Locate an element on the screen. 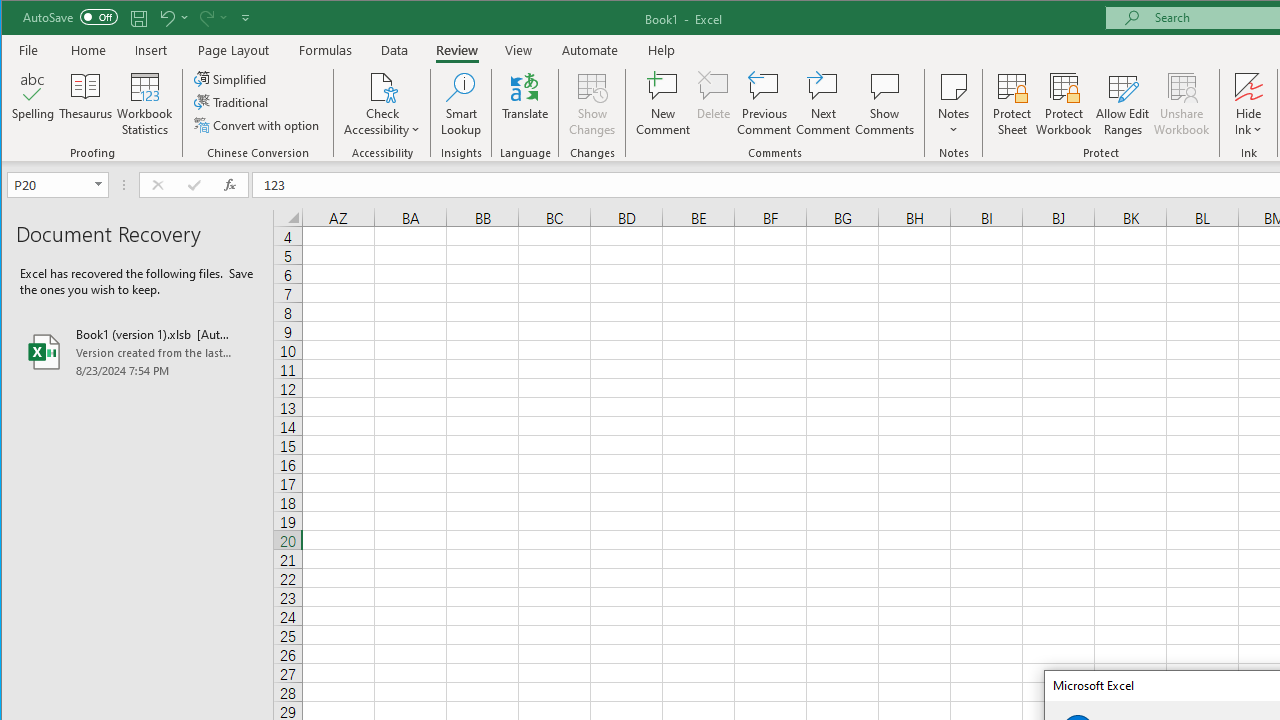 This screenshot has width=1280, height=720. 'Hide Ink' is located at coordinates (1247, 85).